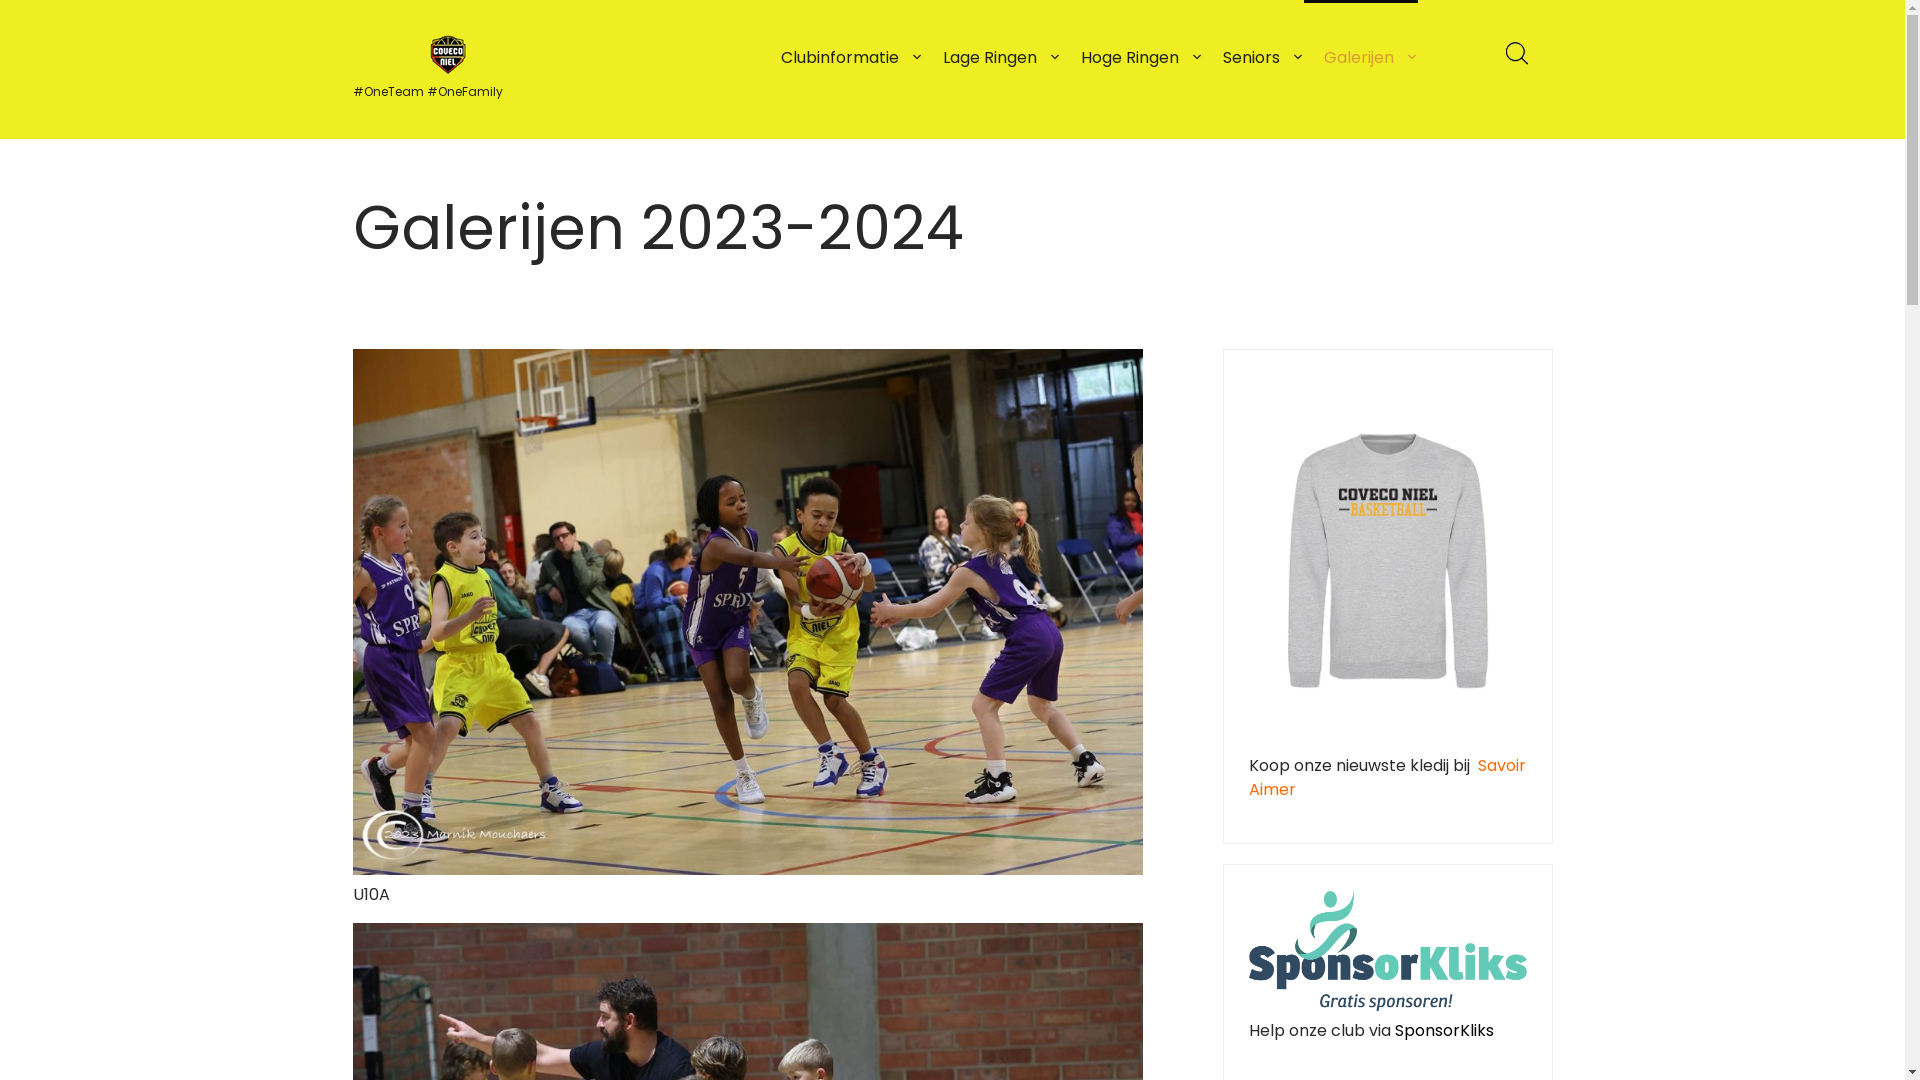 This screenshot has width=1920, height=1080. Describe the element at coordinates (1360, 56) in the screenshot. I see `'Galerijen'` at that location.